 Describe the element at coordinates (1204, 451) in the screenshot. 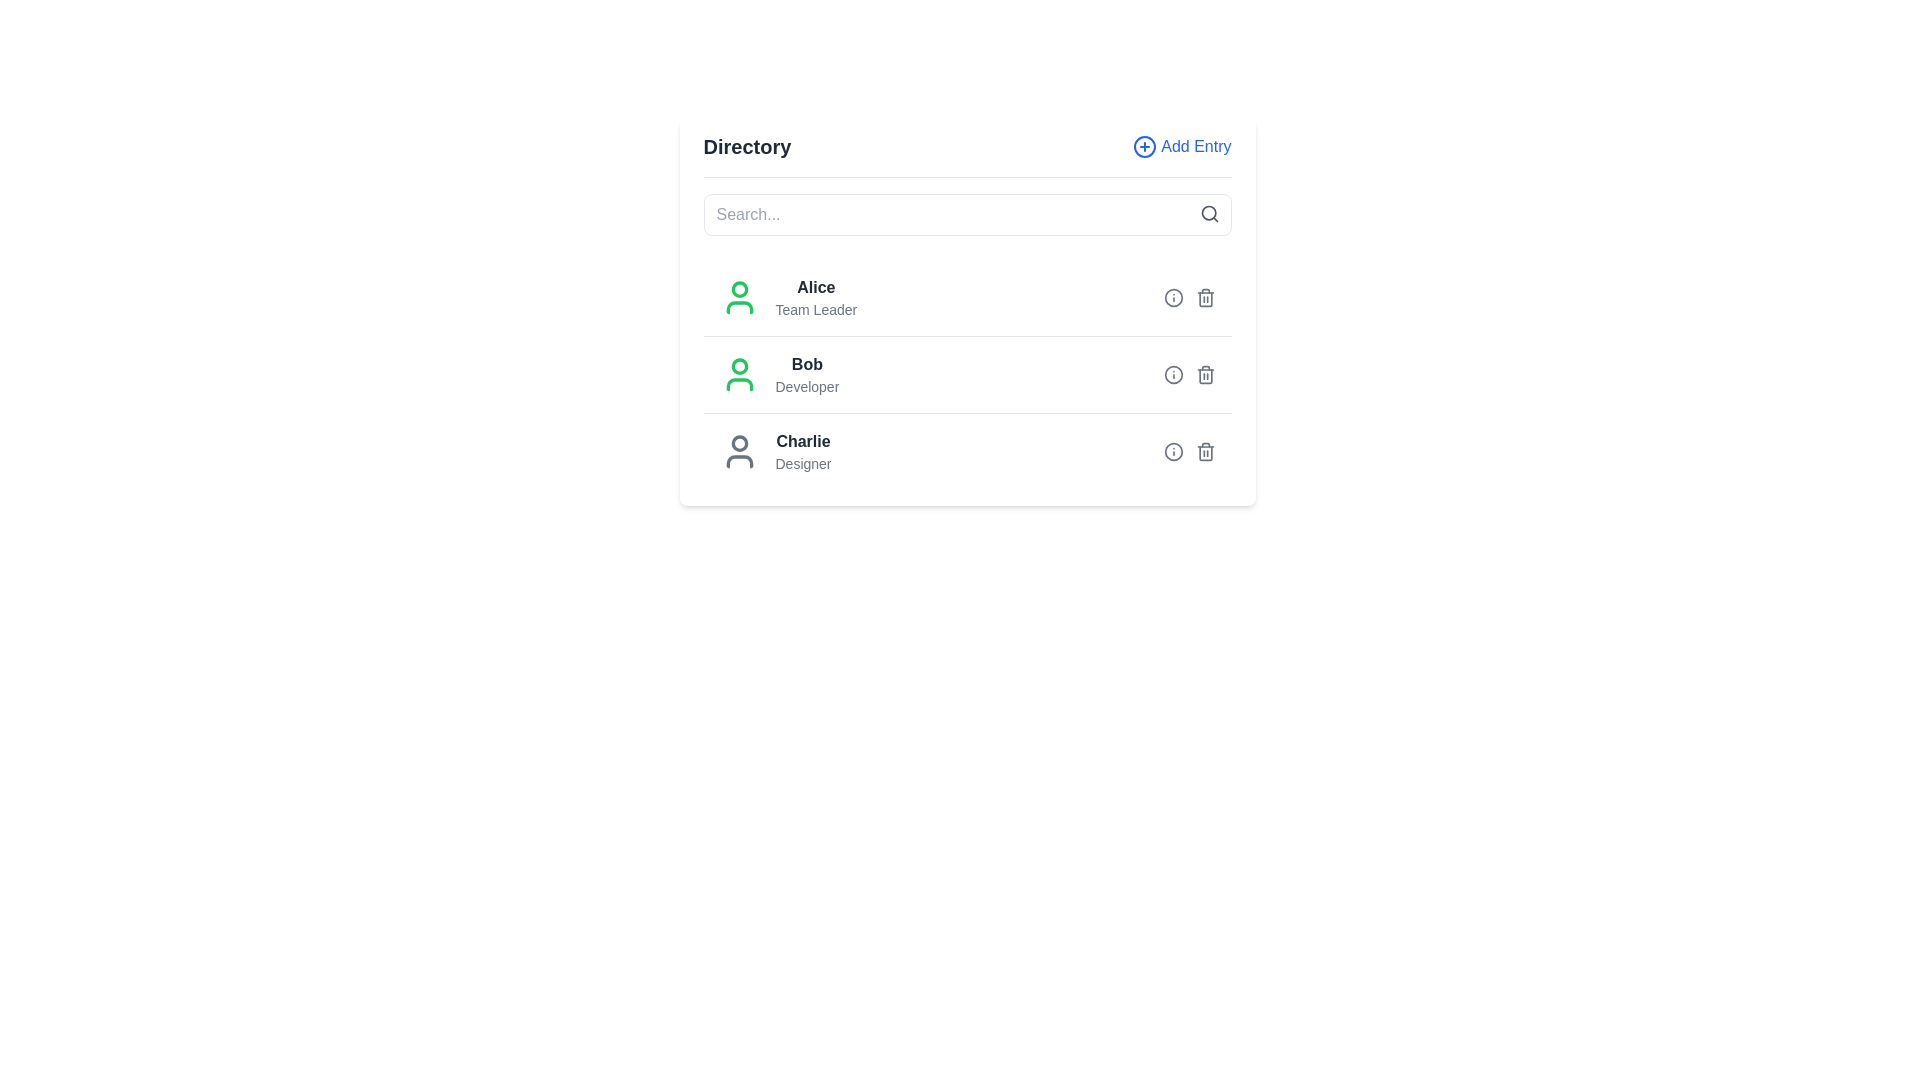

I see `the delete icon button for user 'Charlie', located at the rightmost end of the third row in the list, to observe style changes` at that location.